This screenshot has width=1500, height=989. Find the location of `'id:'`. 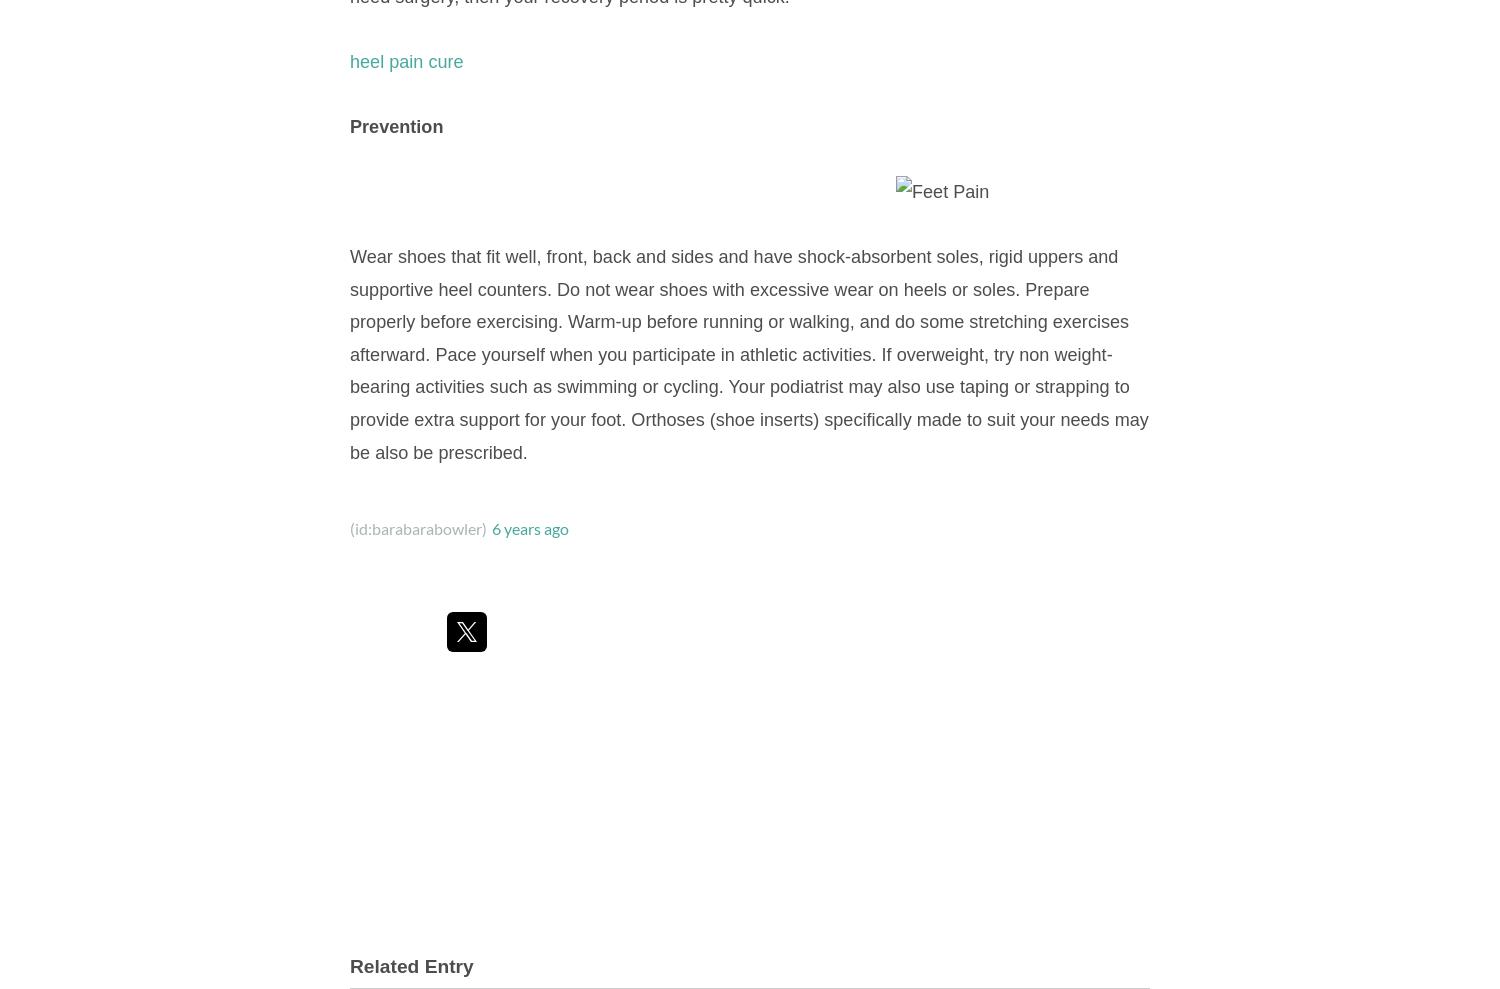

'id:' is located at coordinates (354, 528).